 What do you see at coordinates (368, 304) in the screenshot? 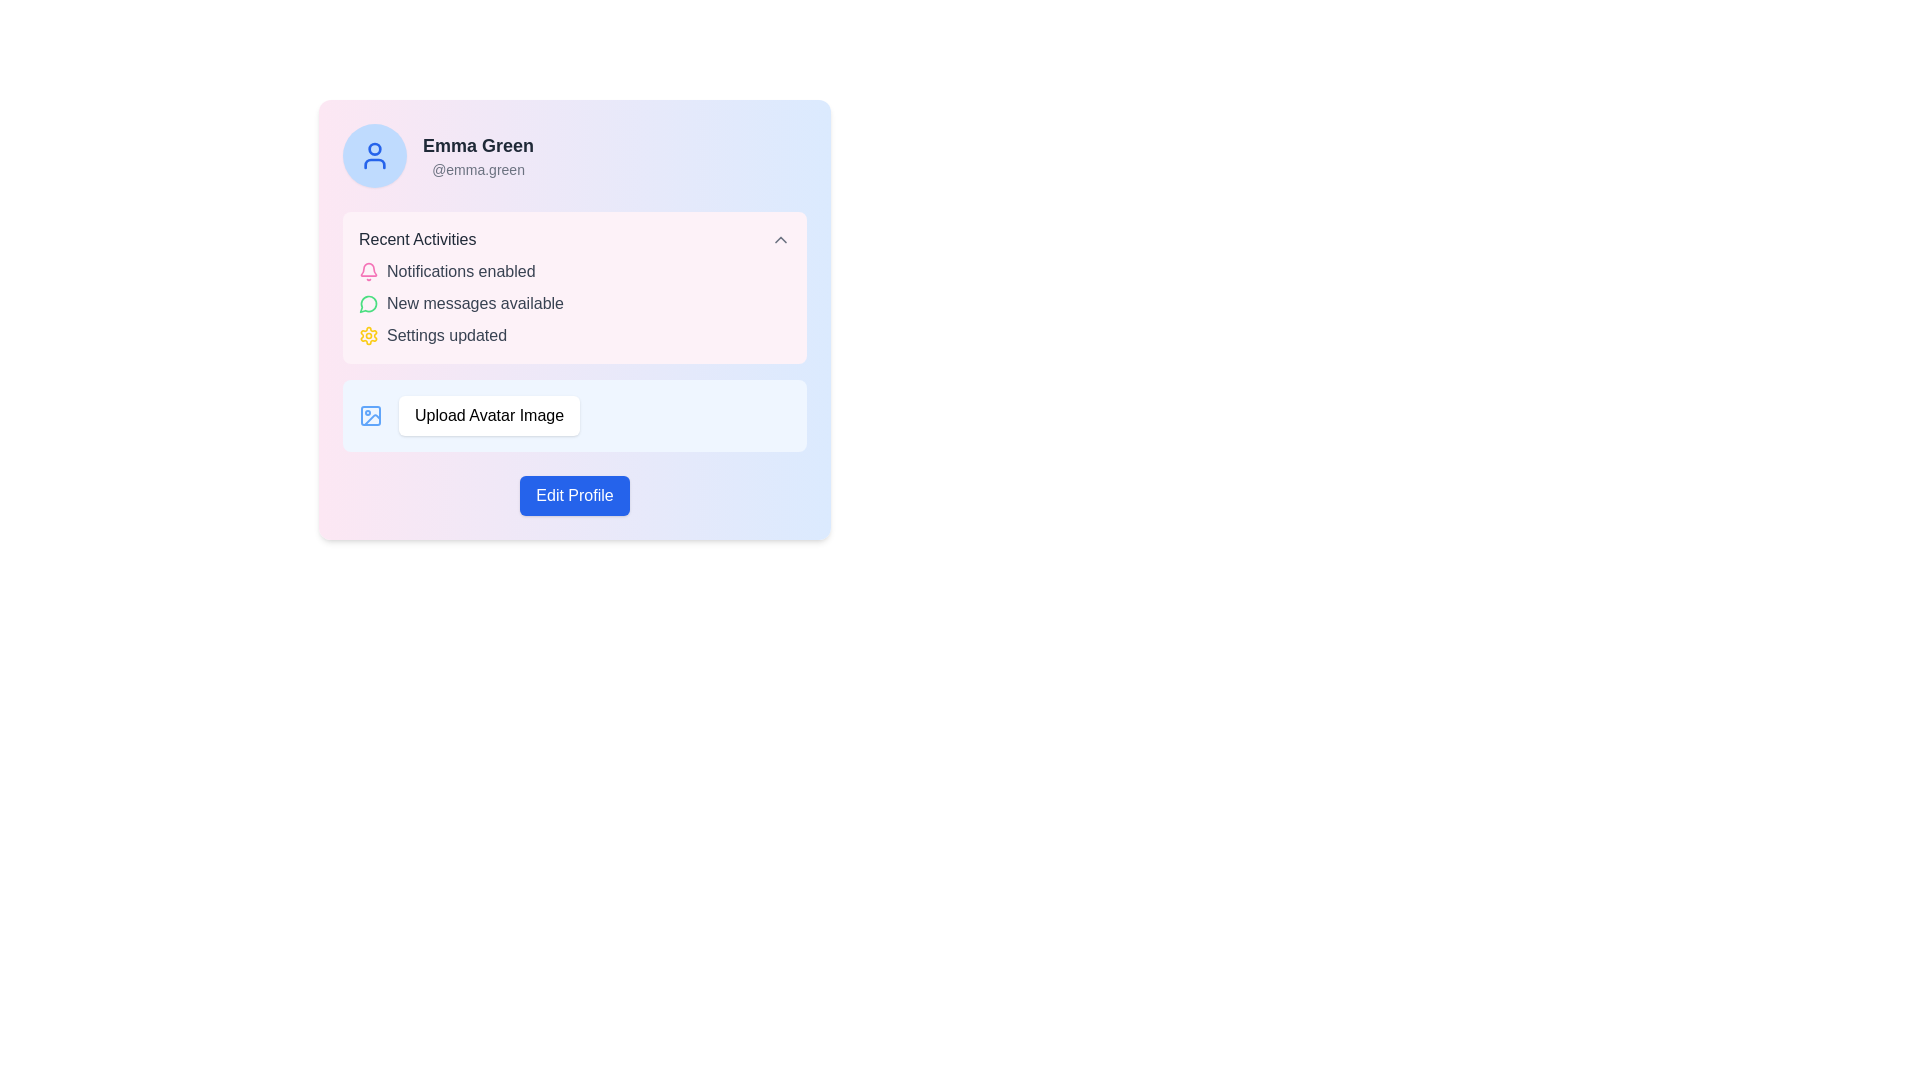
I see `the circular green outlined icon with a chat bubble symbol located in the 'Recent Activities' section, positioned between 'Notifications enabled' and 'Settings updated'` at bounding box center [368, 304].